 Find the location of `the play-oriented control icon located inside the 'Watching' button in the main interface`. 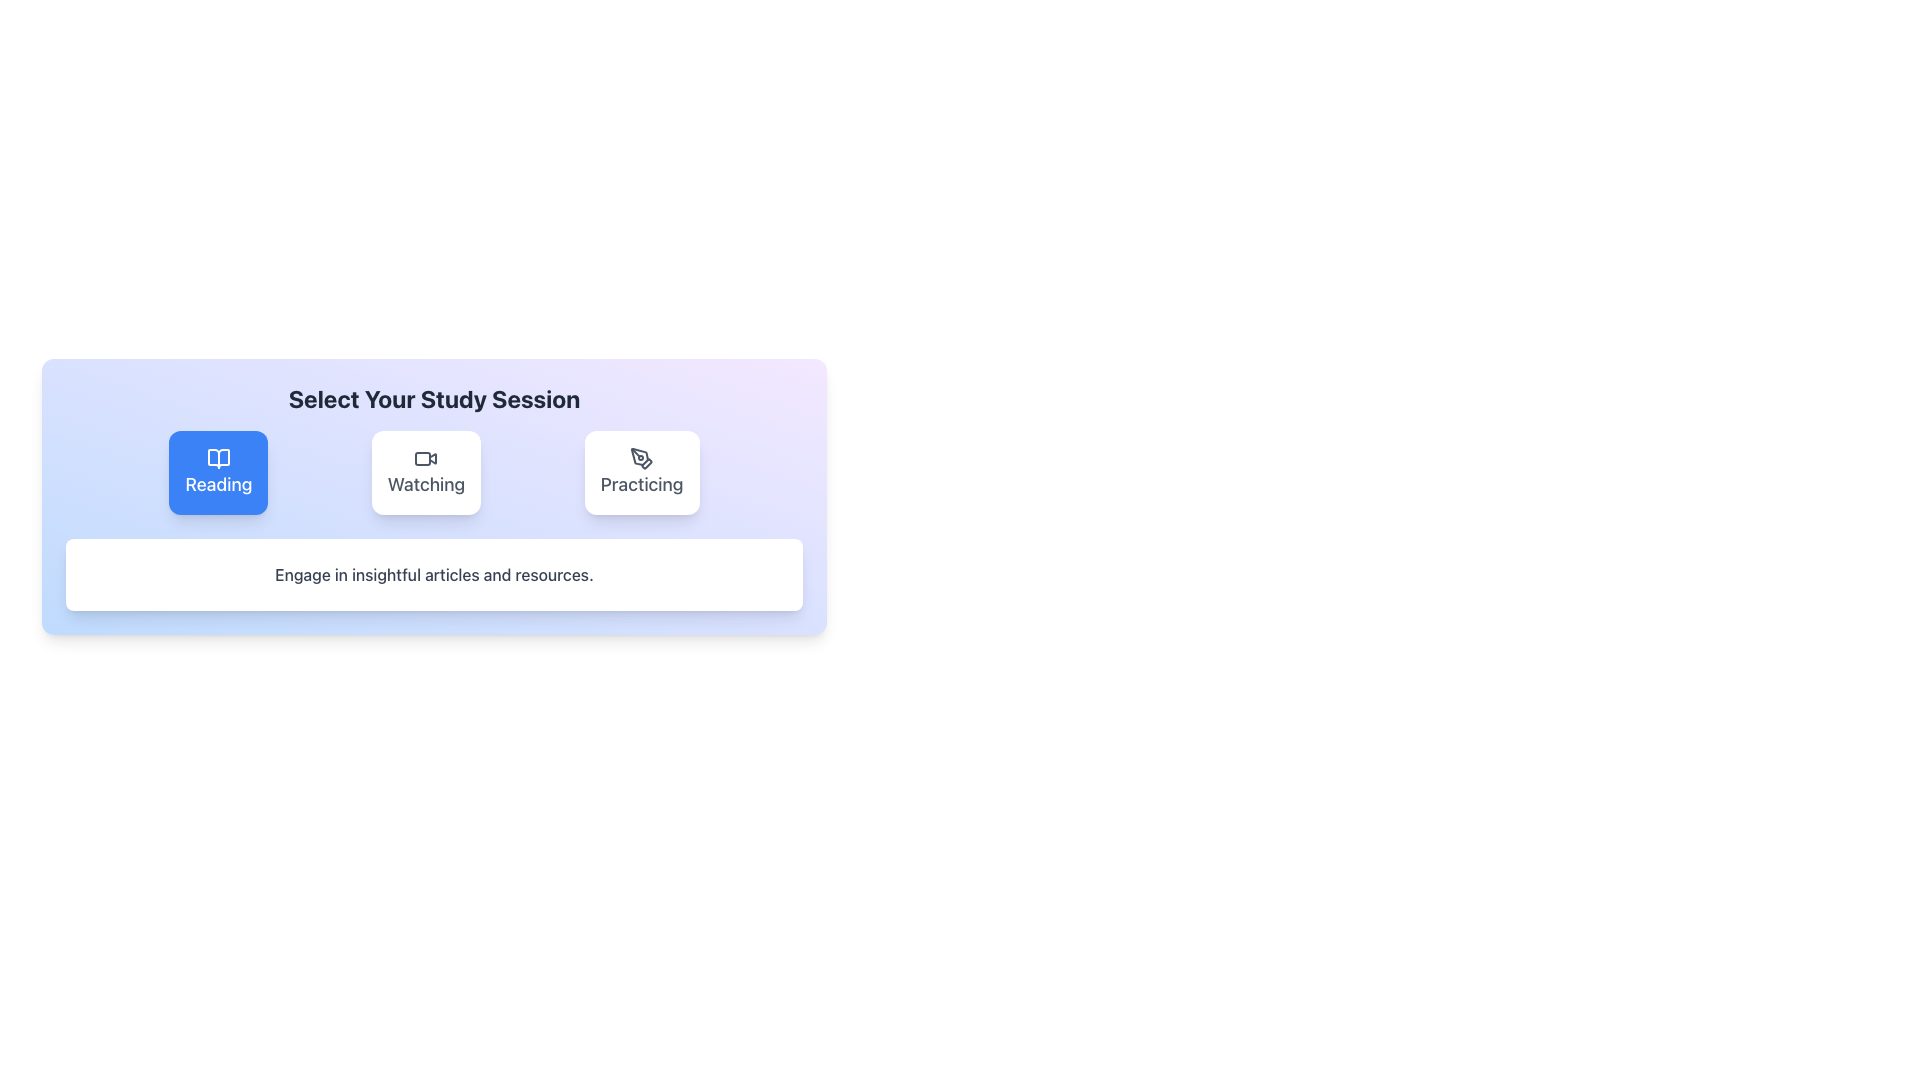

the play-oriented control icon located inside the 'Watching' button in the main interface is located at coordinates (432, 459).